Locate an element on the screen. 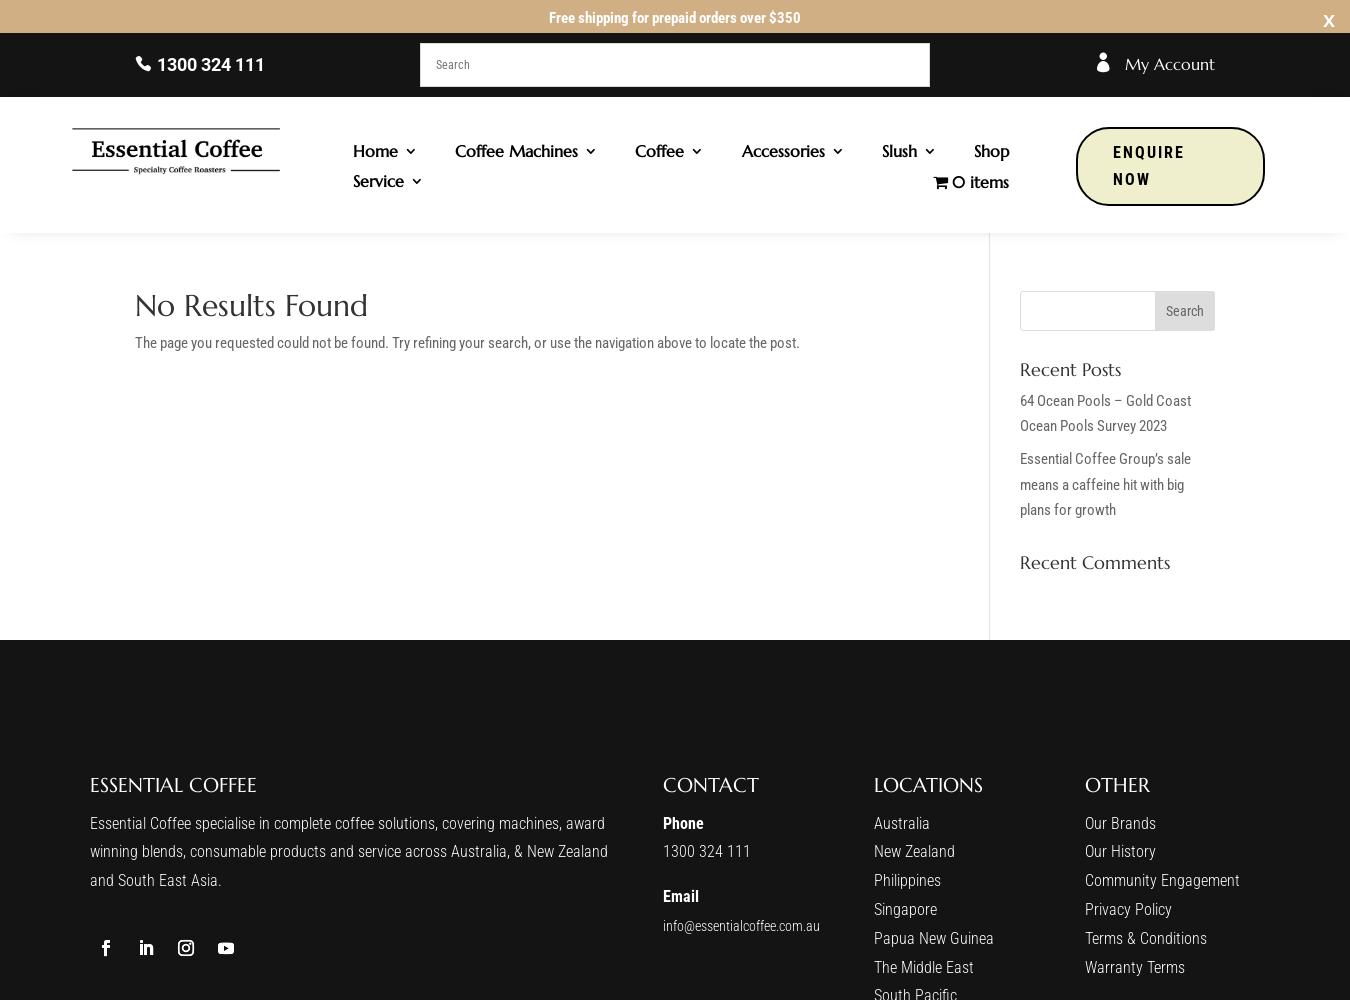  'Coffee Packaging' is located at coordinates (664, 246).